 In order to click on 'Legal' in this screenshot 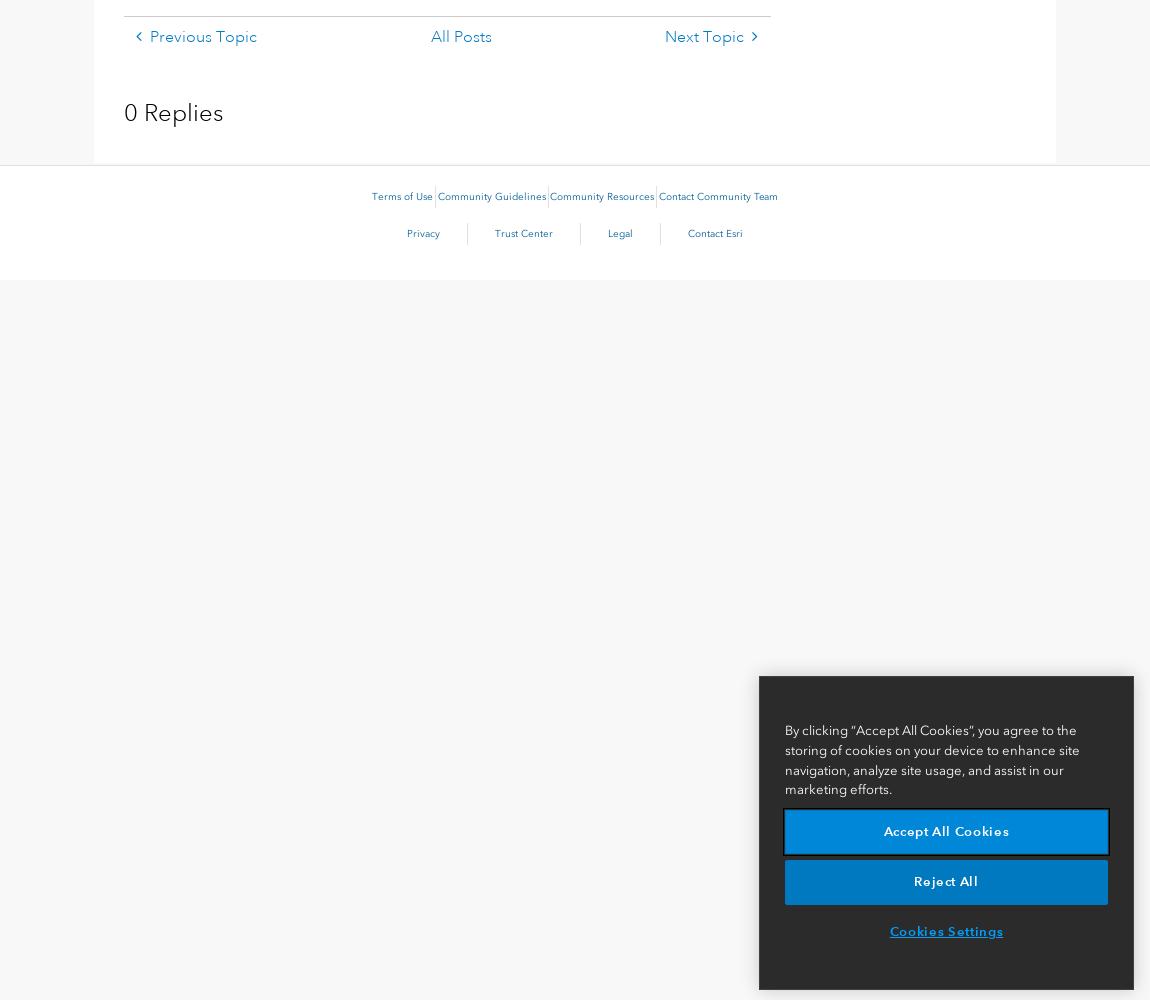, I will do `click(607, 233)`.